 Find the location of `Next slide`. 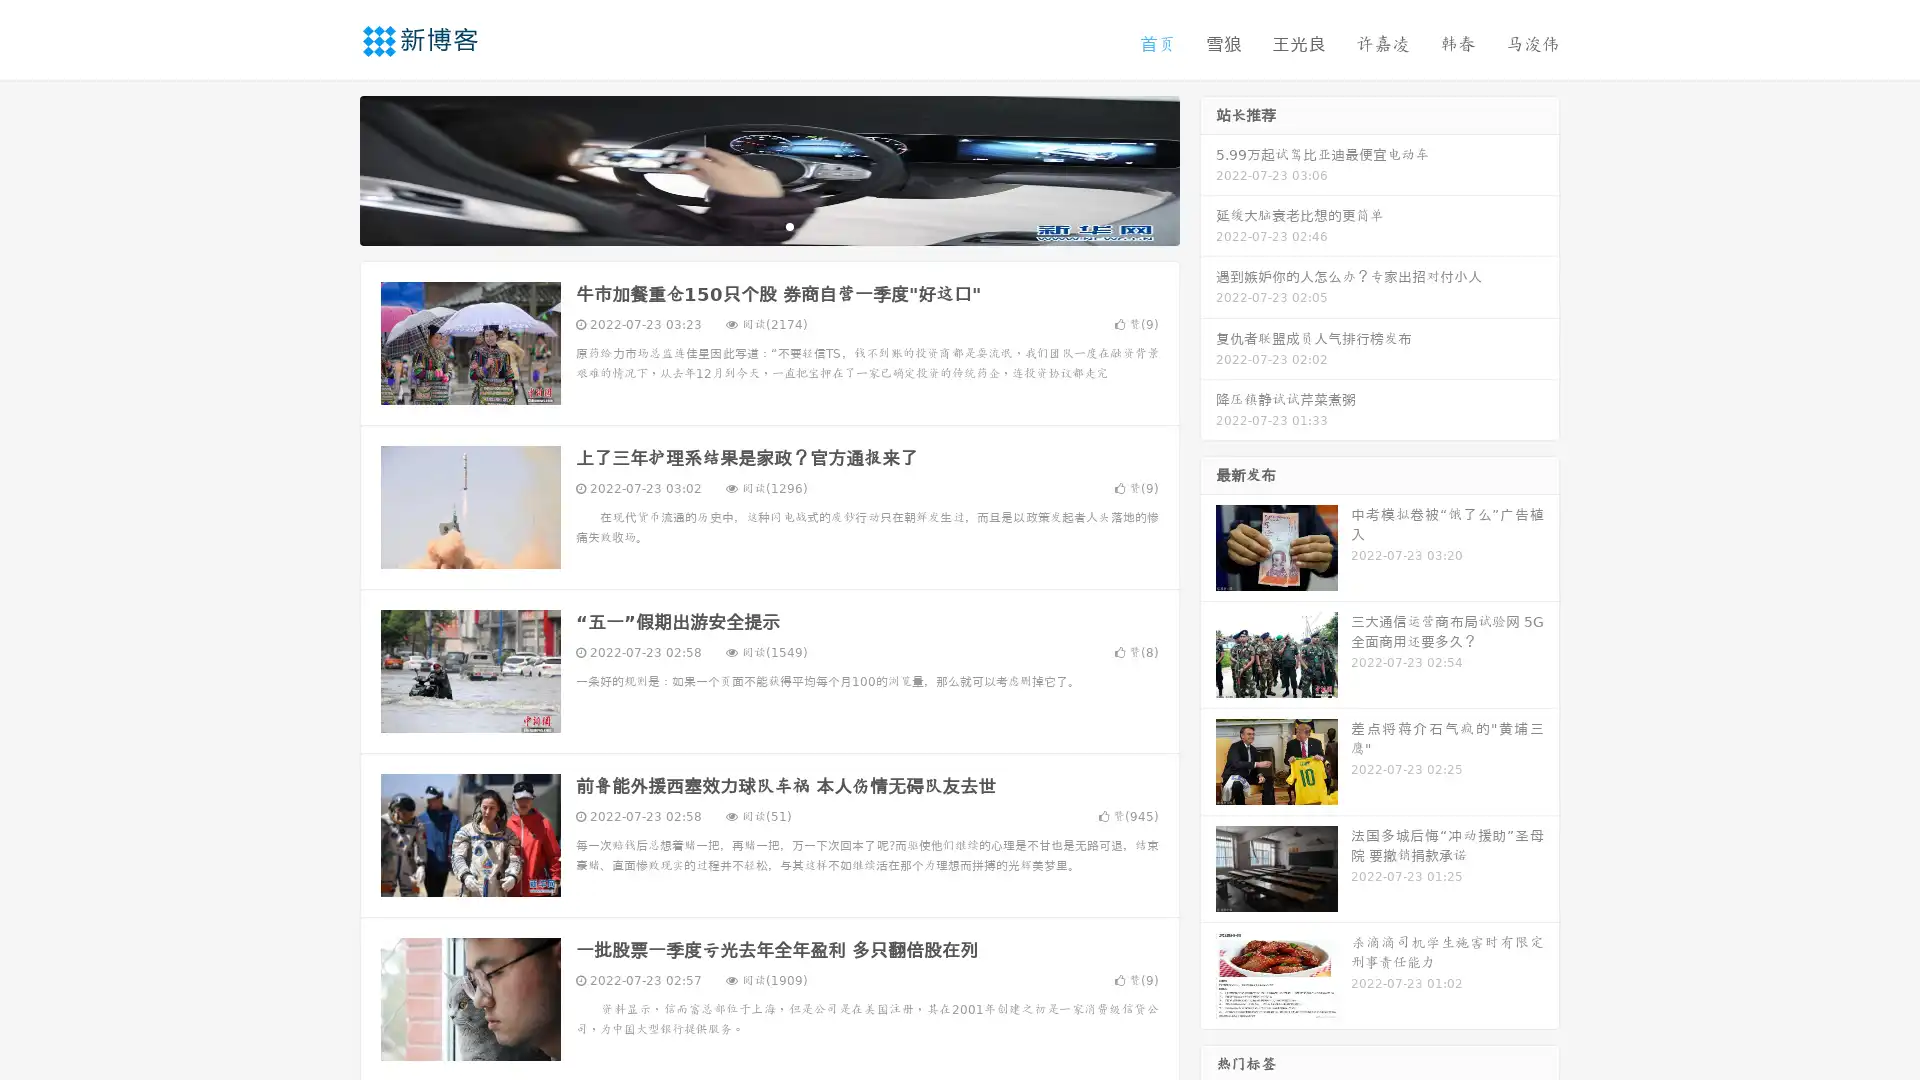

Next slide is located at coordinates (1208, 168).